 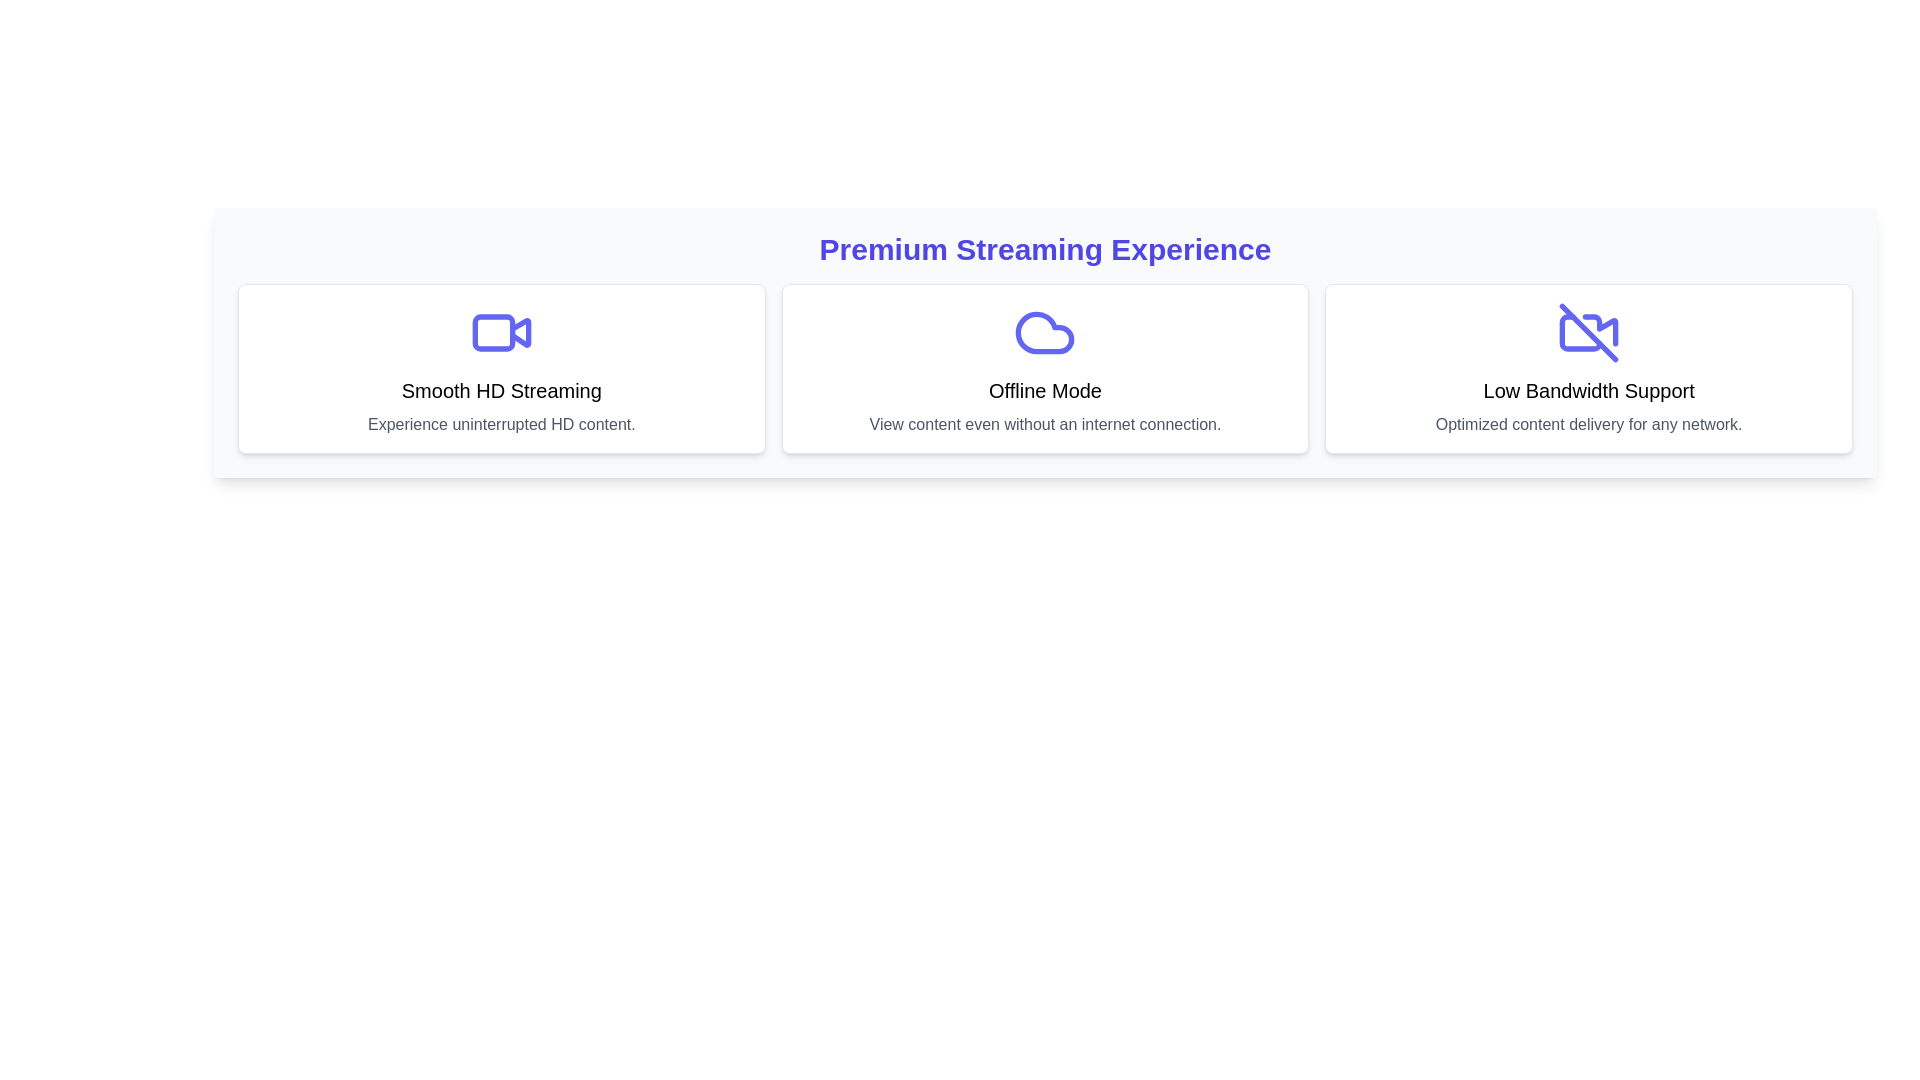 I want to click on the video-related icon that visually supports the 'Smooth HD Streaming' message, located above the text within the card, so click(x=501, y=331).